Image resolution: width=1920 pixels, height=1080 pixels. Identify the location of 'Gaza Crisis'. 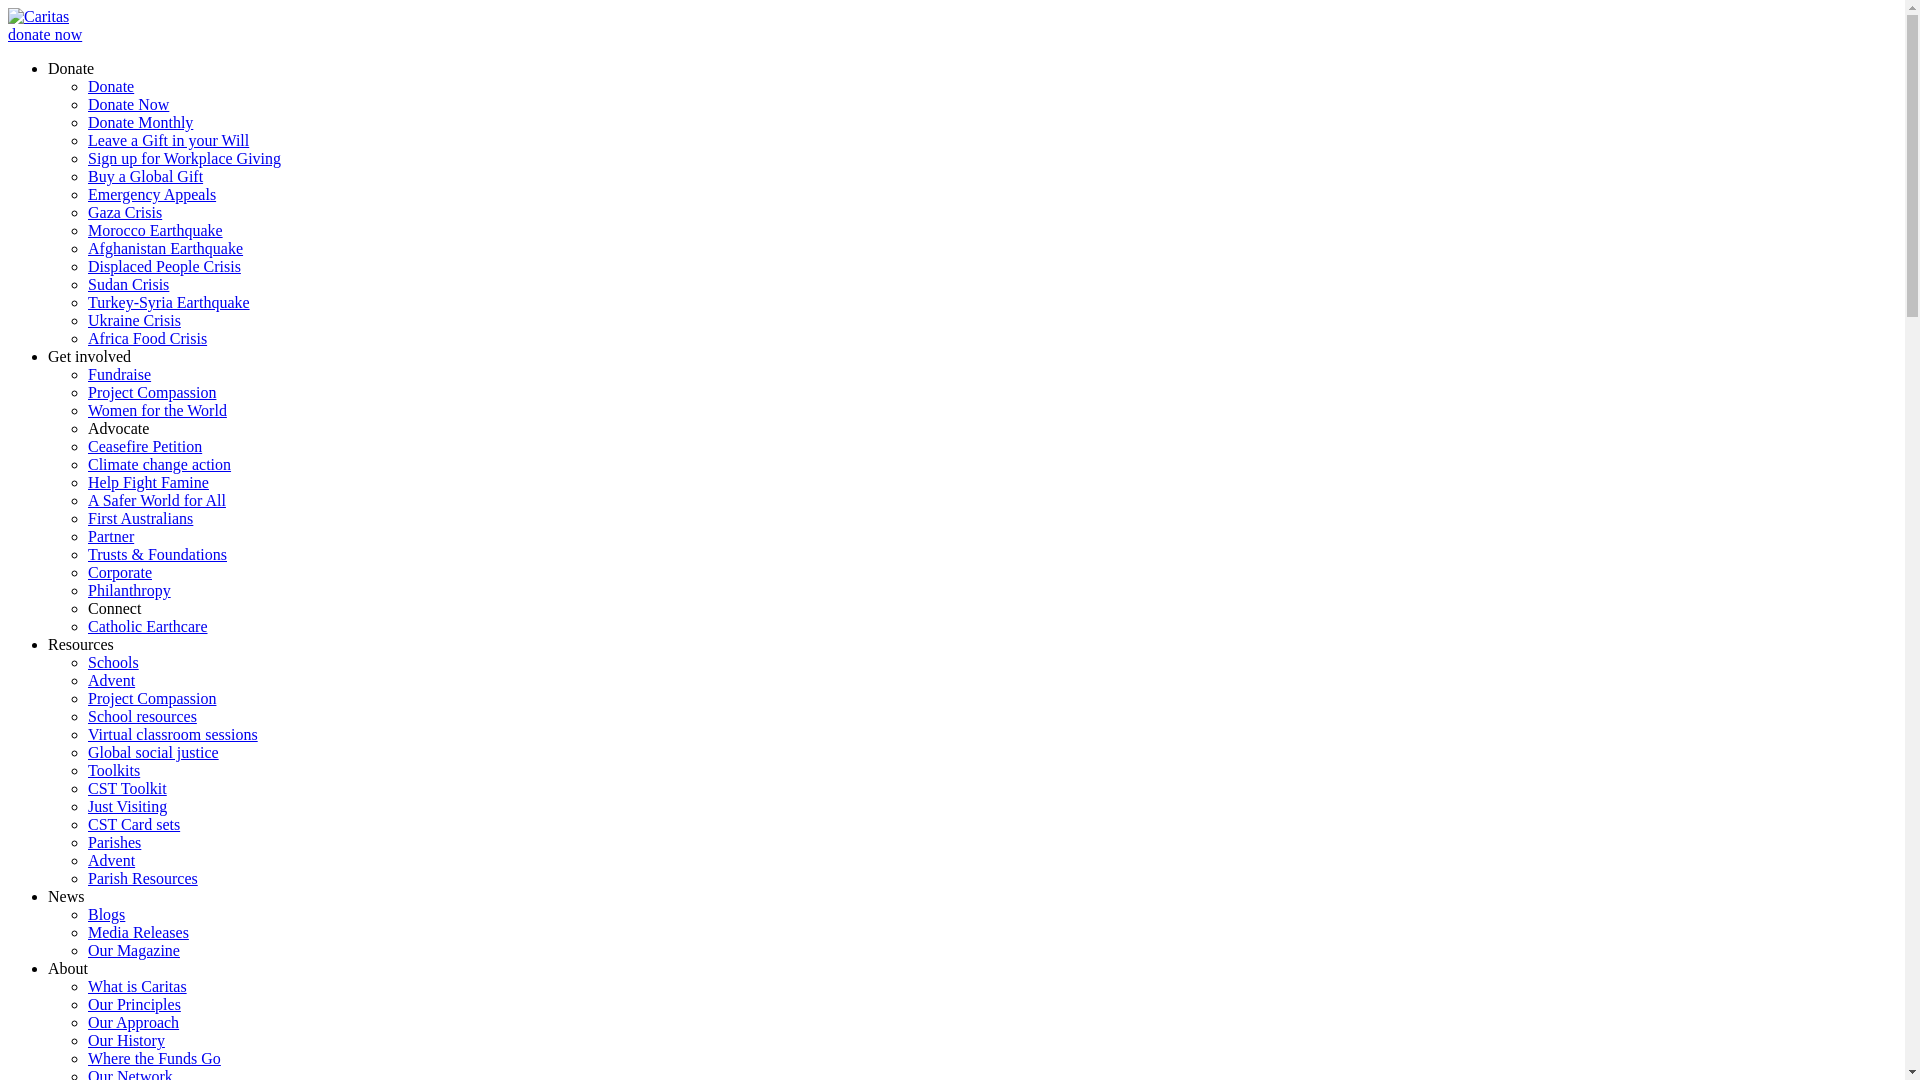
(123, 212).